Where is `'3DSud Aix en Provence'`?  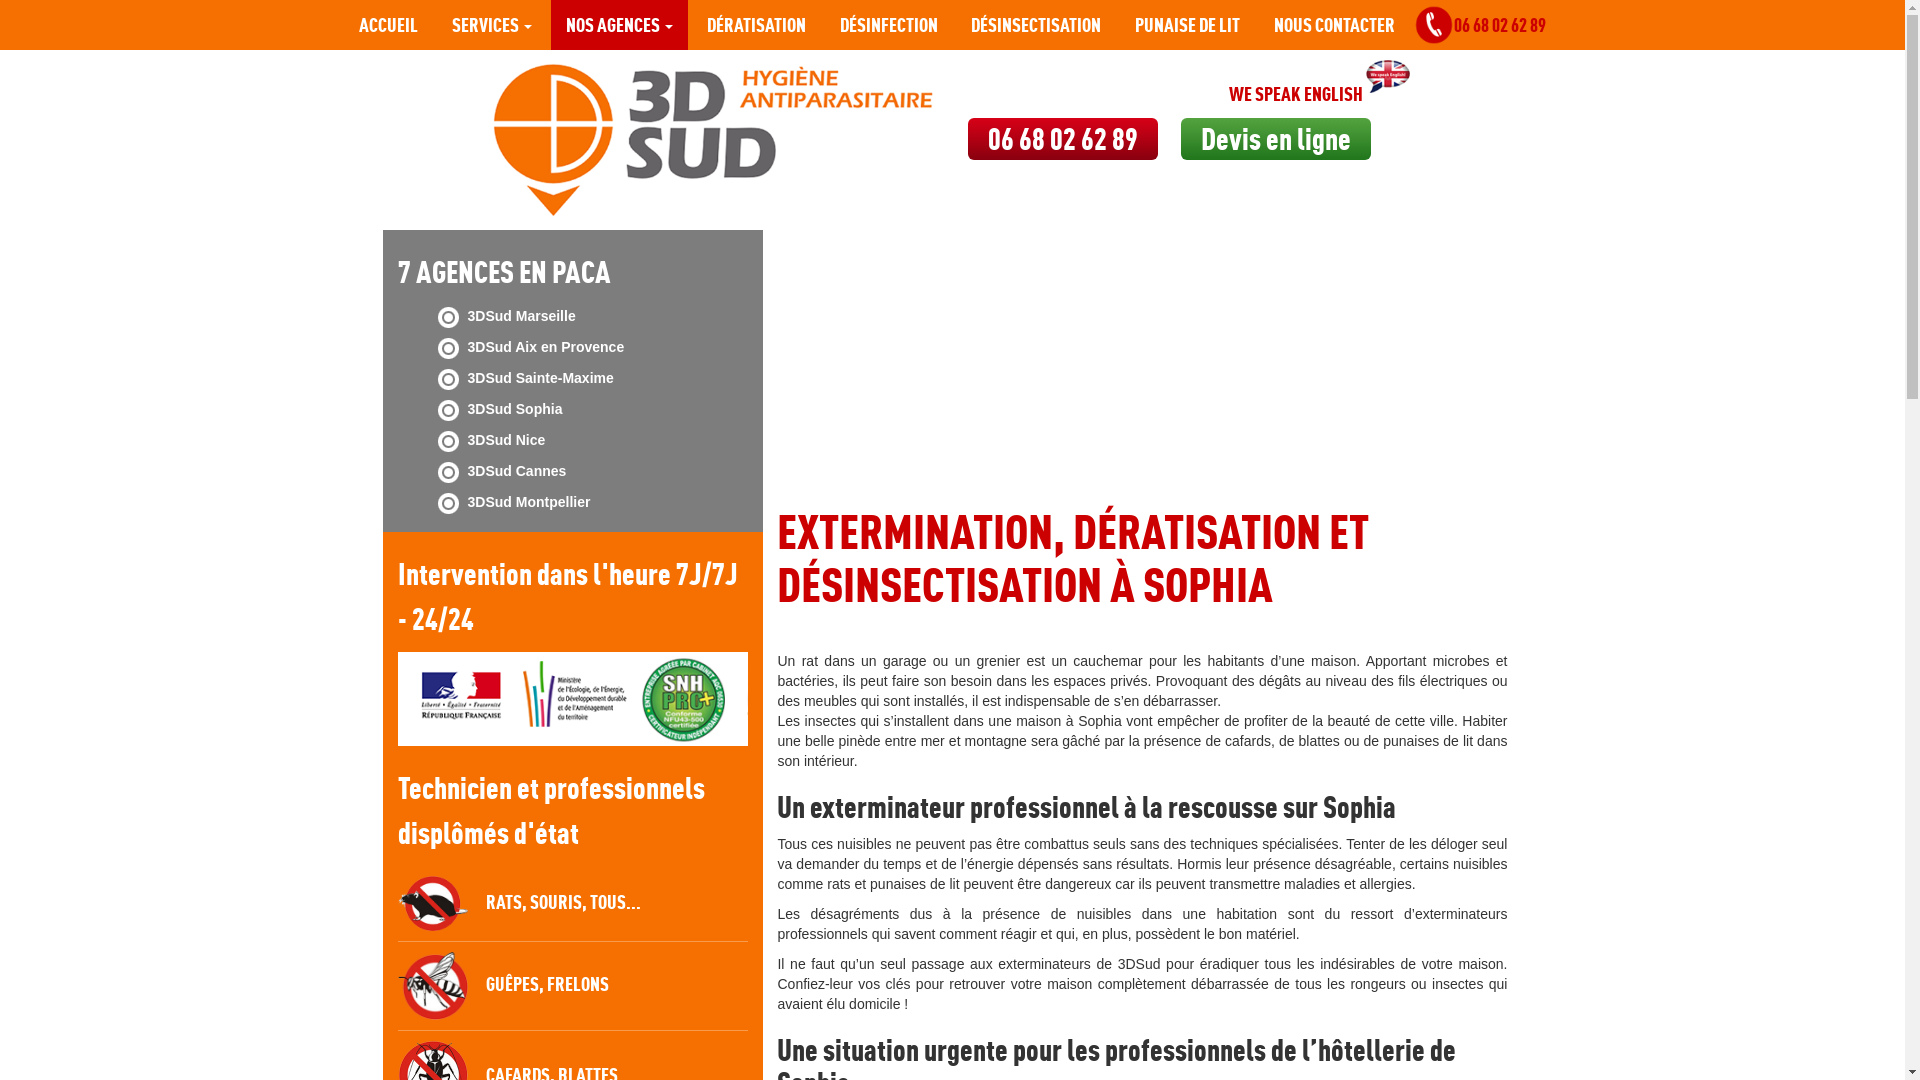 '3DSud Aix en Provence' is located at coordinates (546, 346).